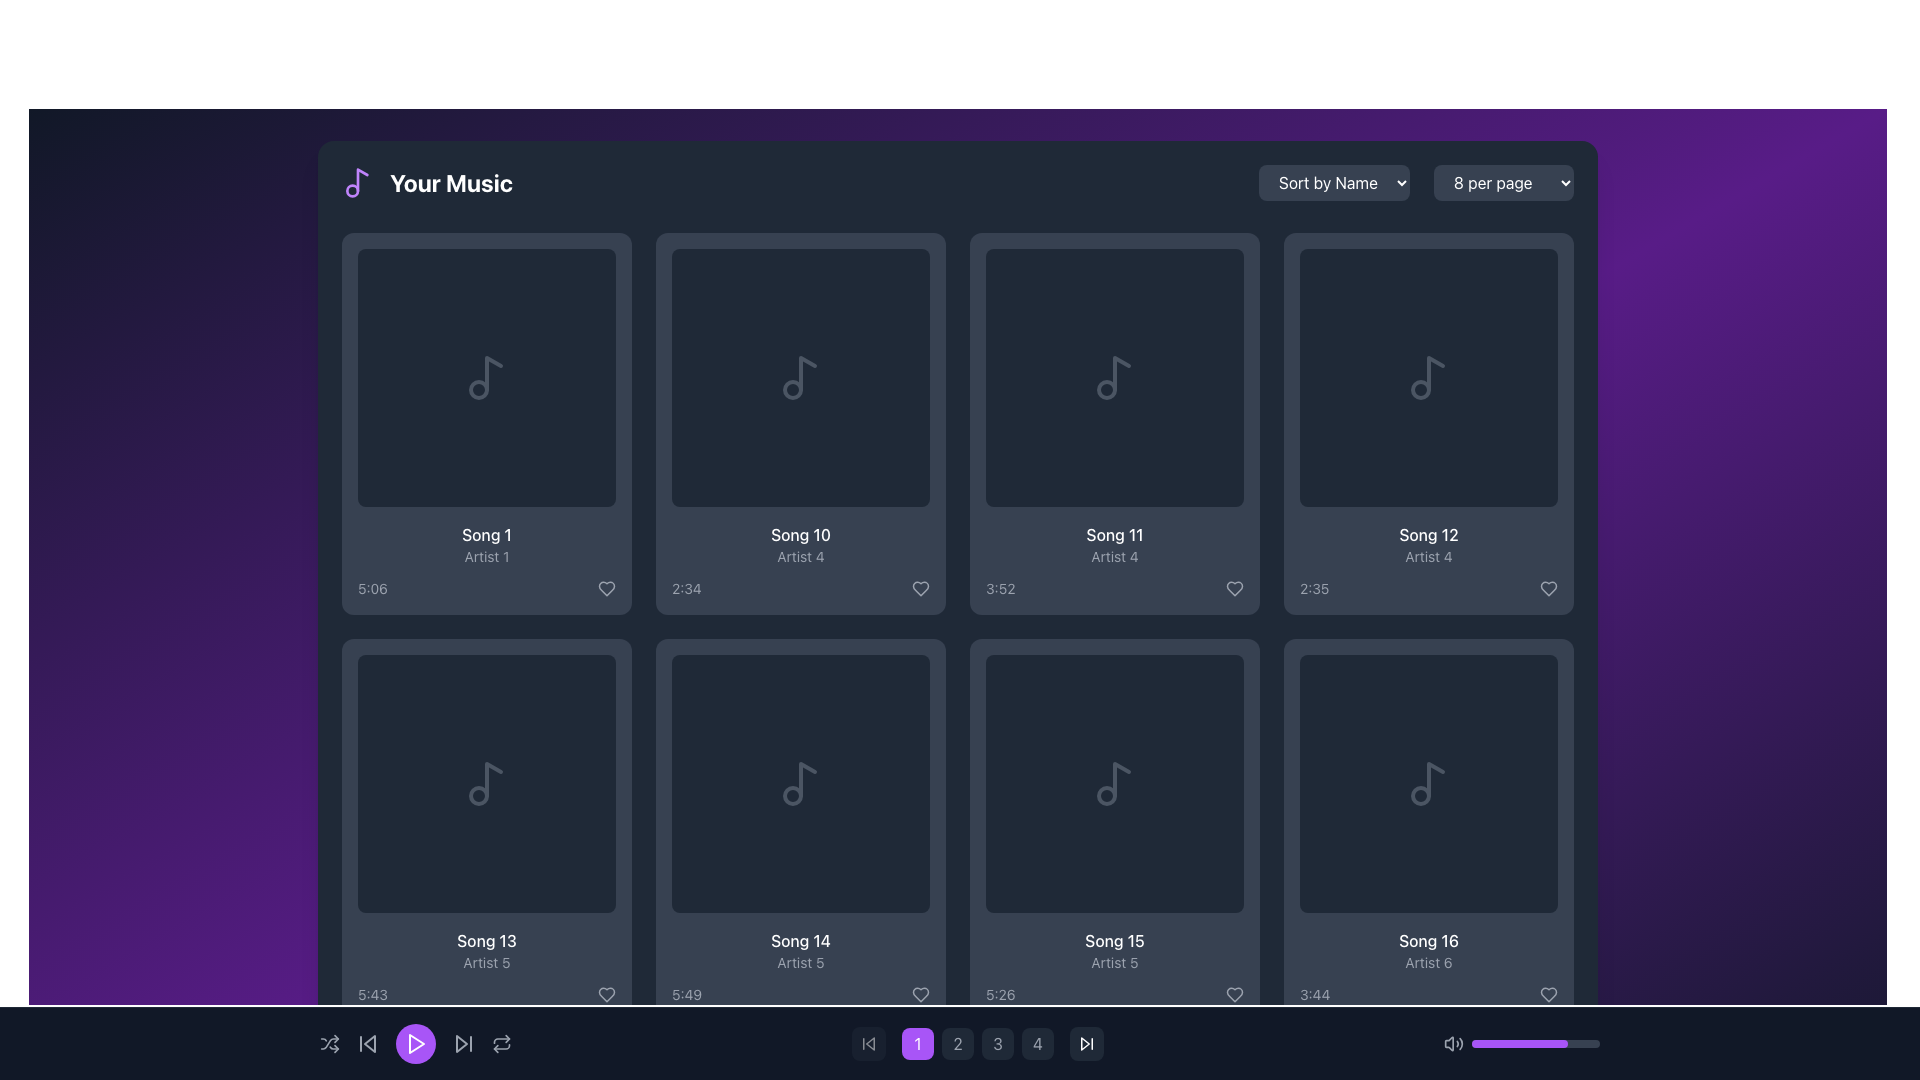 The height and width of the screenshot is (1080, 1920). Describe the element at coordinates (1428, 378) in the screenshot. I see `the grey musical note icon representing 'Song 12' by 'Artist 4' in the grid interface` at that location.